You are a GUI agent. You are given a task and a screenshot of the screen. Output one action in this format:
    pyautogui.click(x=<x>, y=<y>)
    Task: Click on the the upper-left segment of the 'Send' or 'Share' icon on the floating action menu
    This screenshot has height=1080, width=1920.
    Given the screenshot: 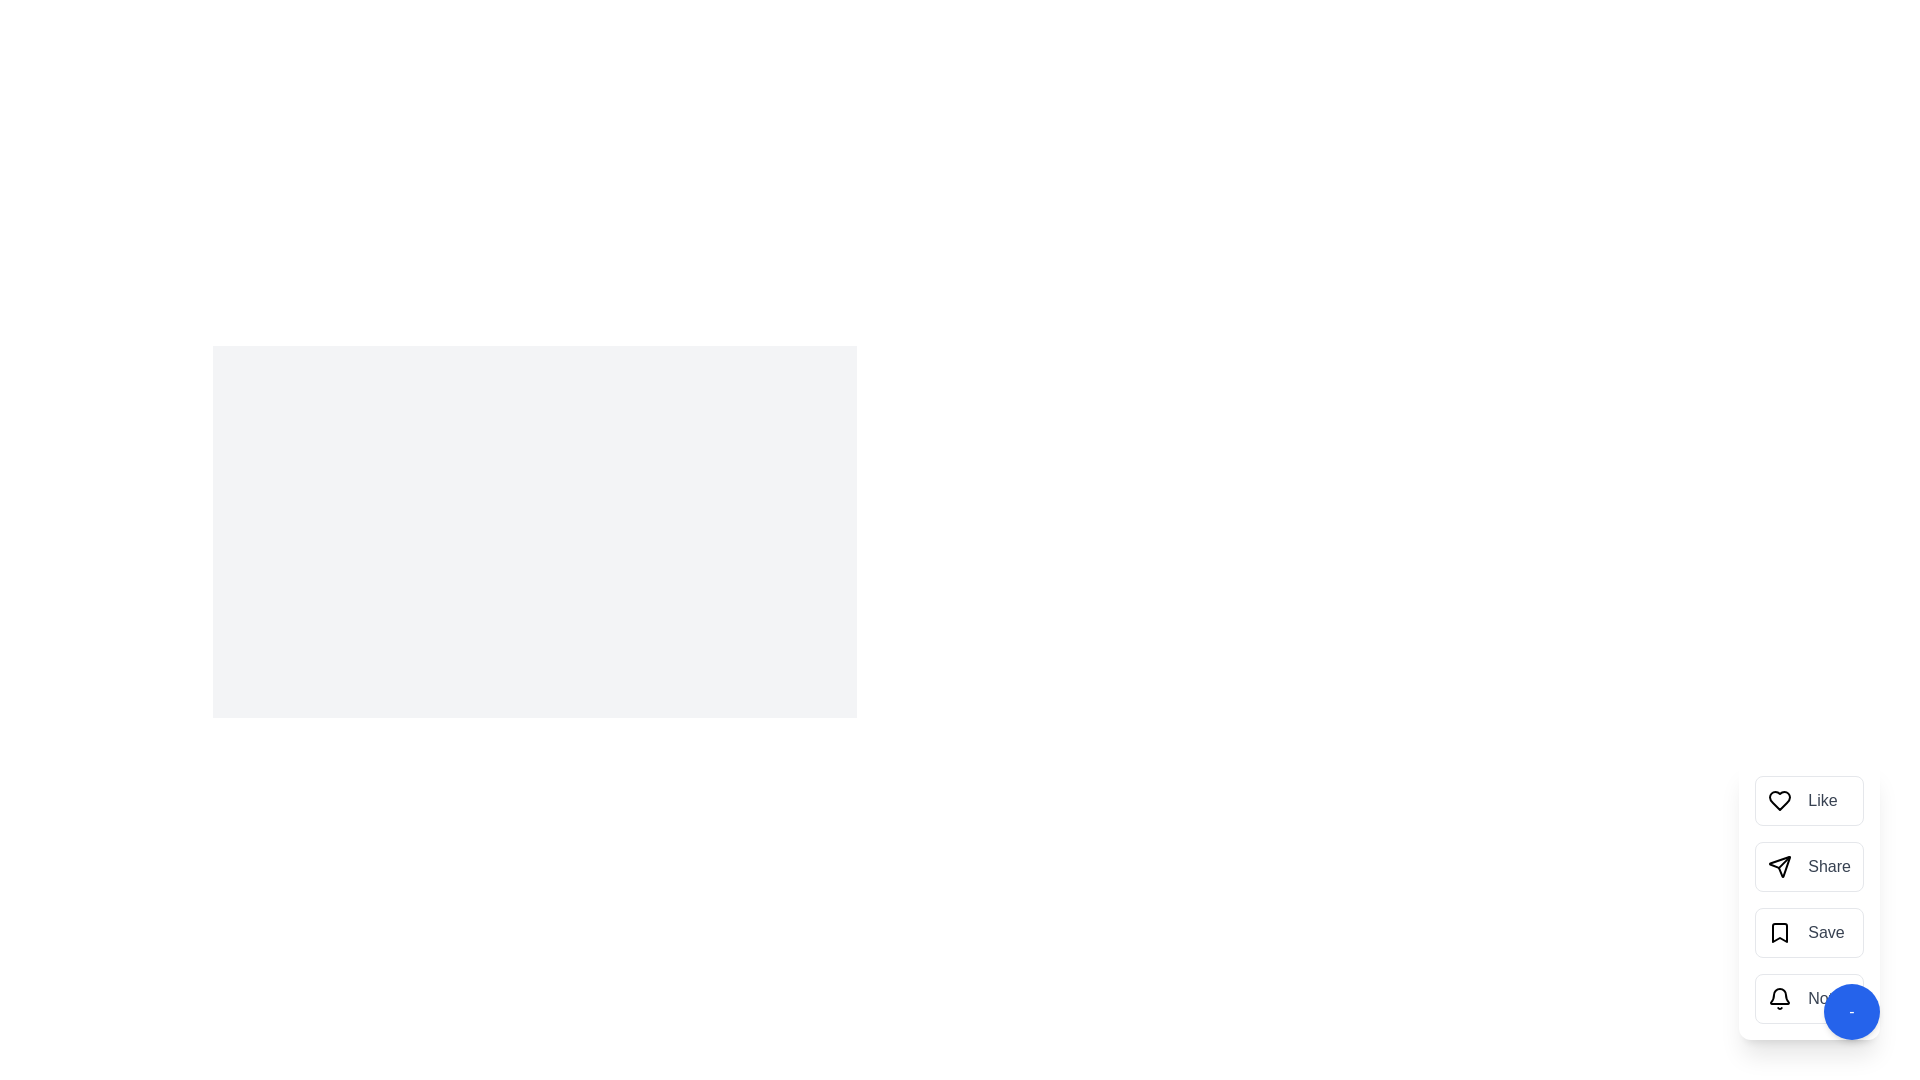 What is the action you would take?
    pyautogui.click(x=1780, y=865)
    